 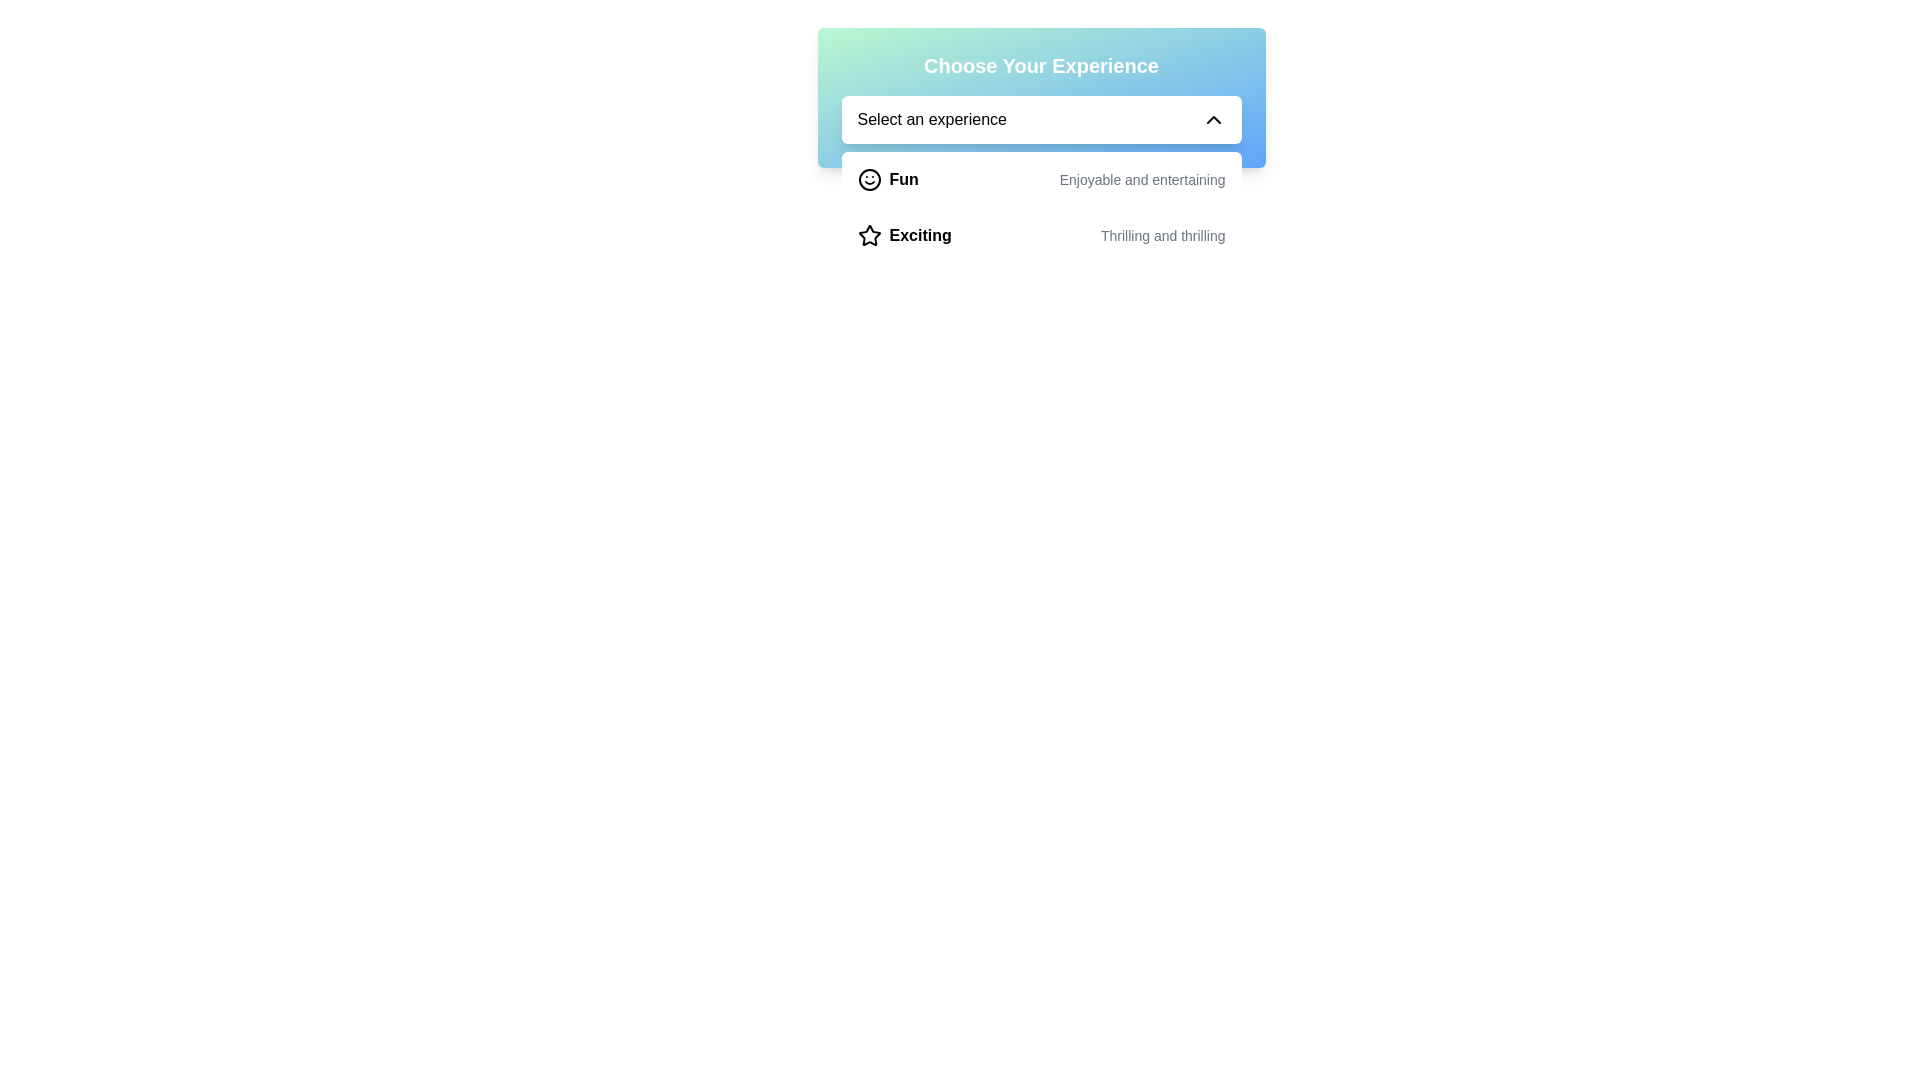 I want to click on the first selectable list item labeled 'Fun', so click(x=887, y=180).